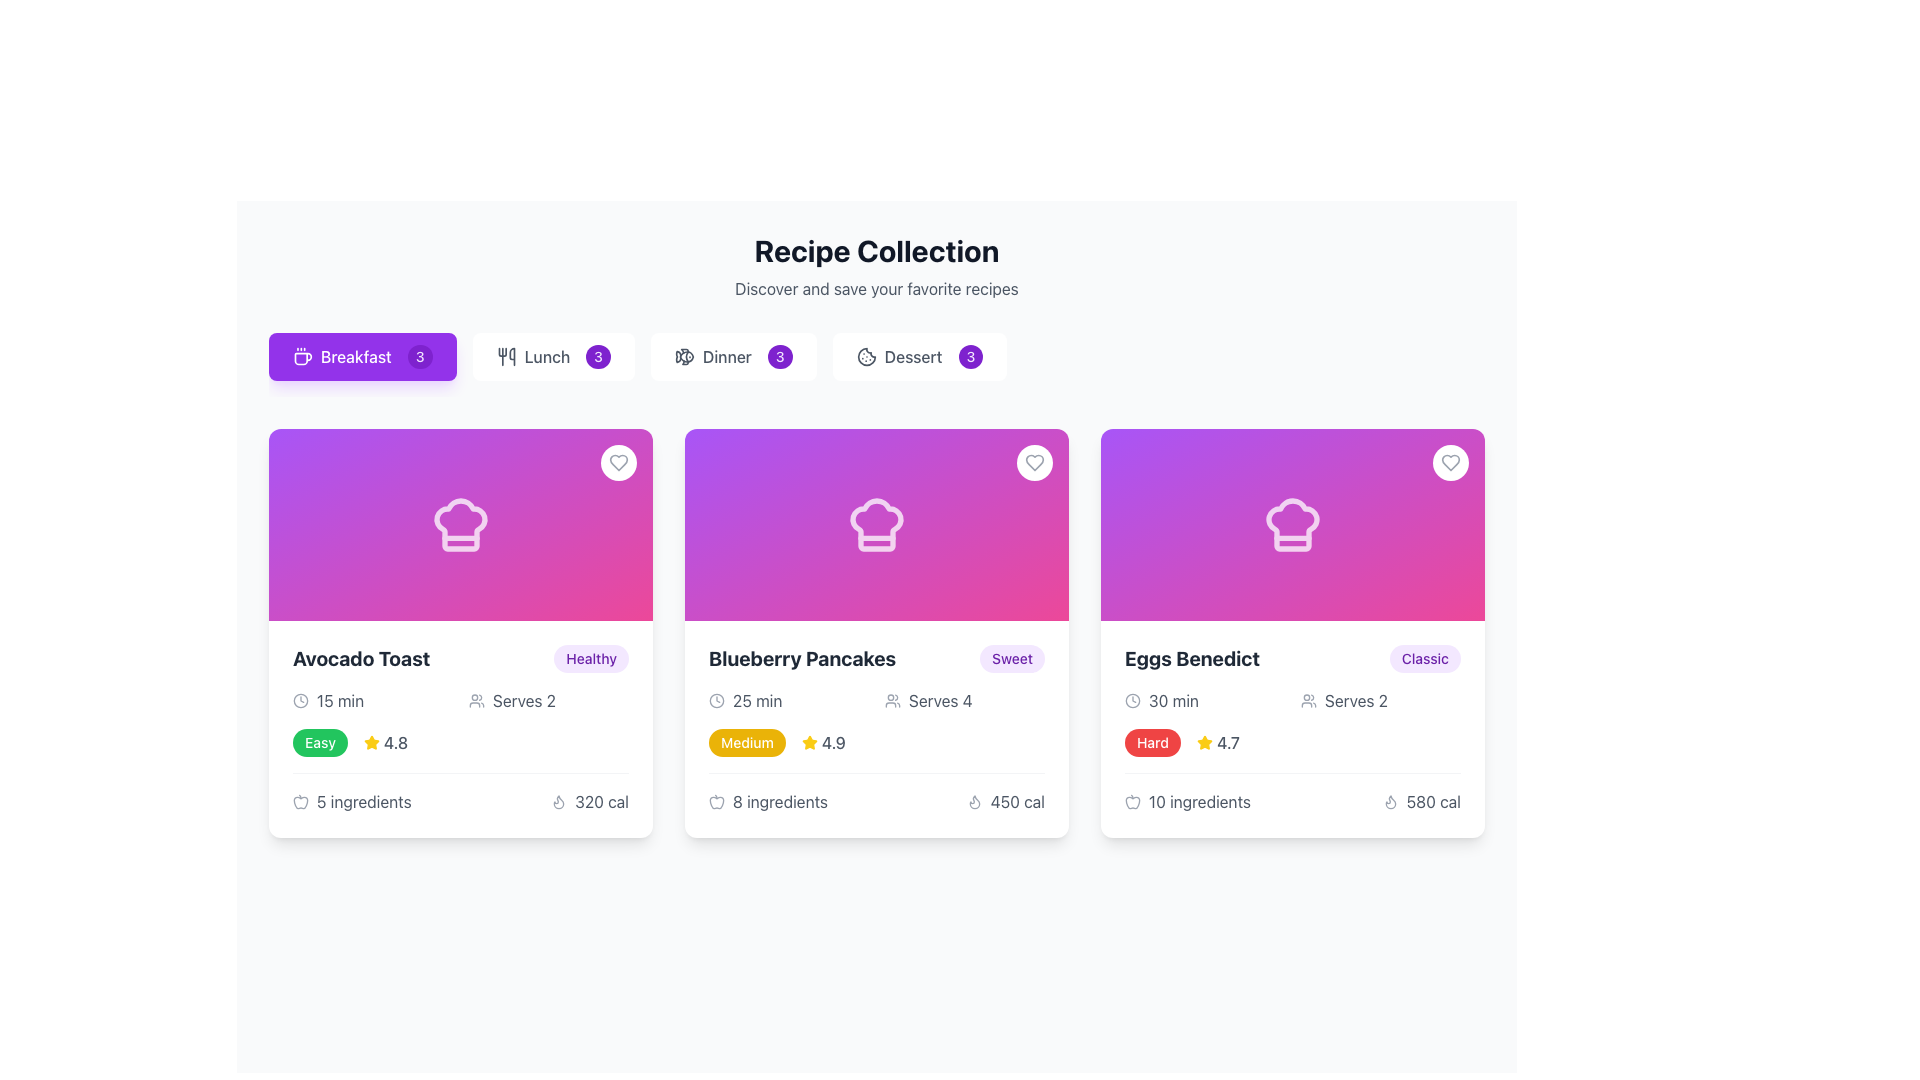  What do you see at coordinates (939, 700) in the screenshot?
I see `text of the label indicating the serving size for the 'Blueberry Pancakes' recipe, which states that it serves 4 people` at bounding box center [939, 700].